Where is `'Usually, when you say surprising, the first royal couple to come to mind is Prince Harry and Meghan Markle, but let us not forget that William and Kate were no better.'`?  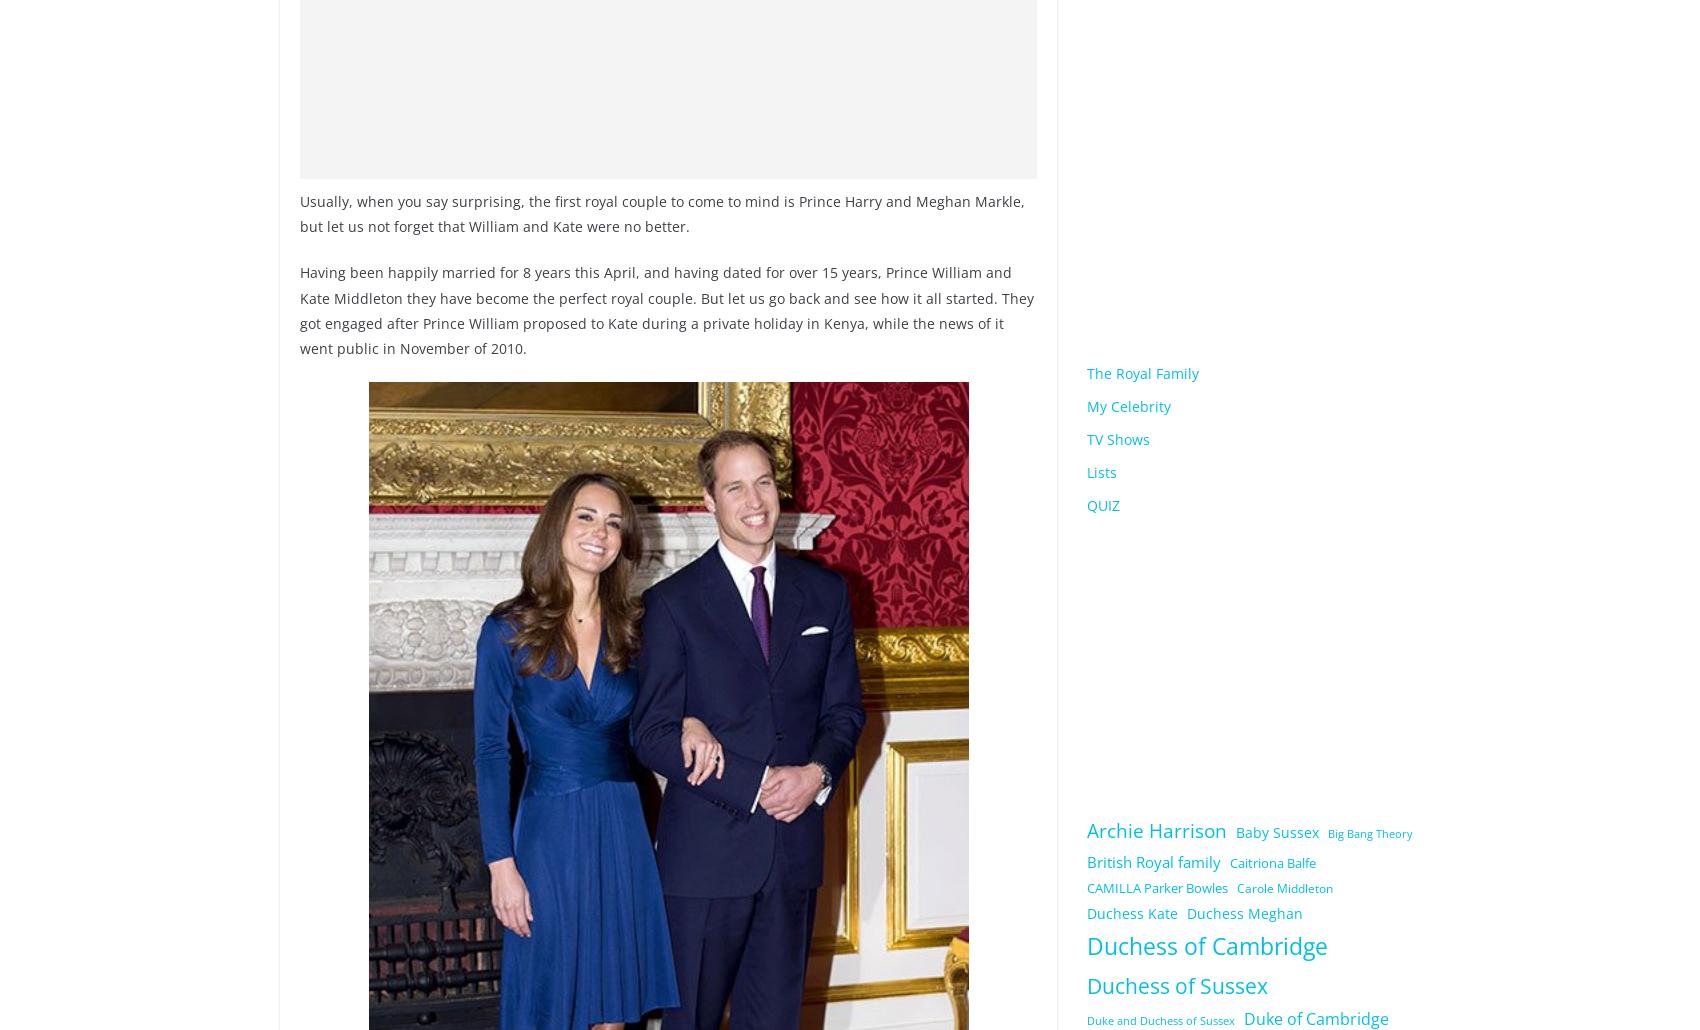 'Usually, when you say surprising, the first royal couple to come to mind is Prince Harry and Meghan Markle, but let us not forget that William and Kate were no better.' is located at coordinates (300, 213).